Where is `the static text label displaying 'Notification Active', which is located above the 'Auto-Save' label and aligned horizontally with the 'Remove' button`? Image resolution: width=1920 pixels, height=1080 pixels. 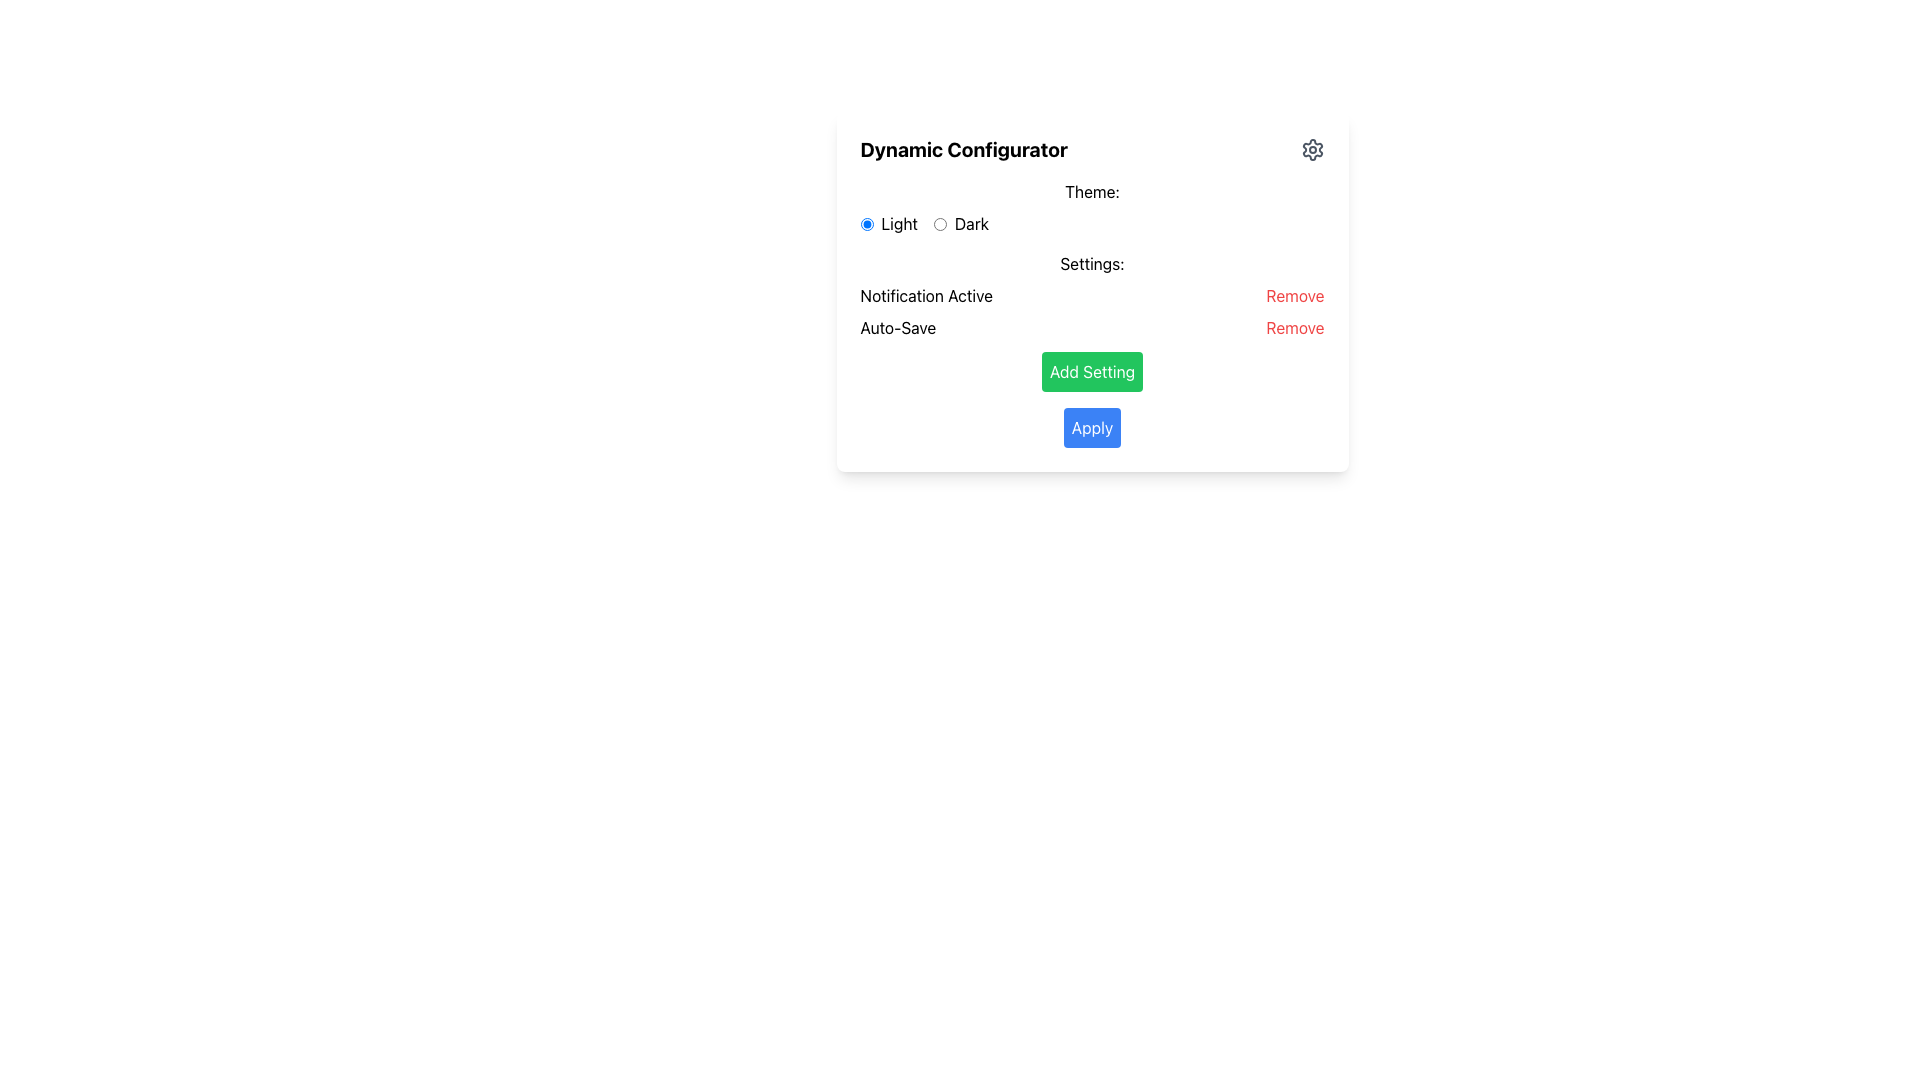
the static text label displaying 'Notification Active', which is located above the 'Auto-Save' label and aligned horizontally with the 'Remove' button is located at coordinates (925, 296).